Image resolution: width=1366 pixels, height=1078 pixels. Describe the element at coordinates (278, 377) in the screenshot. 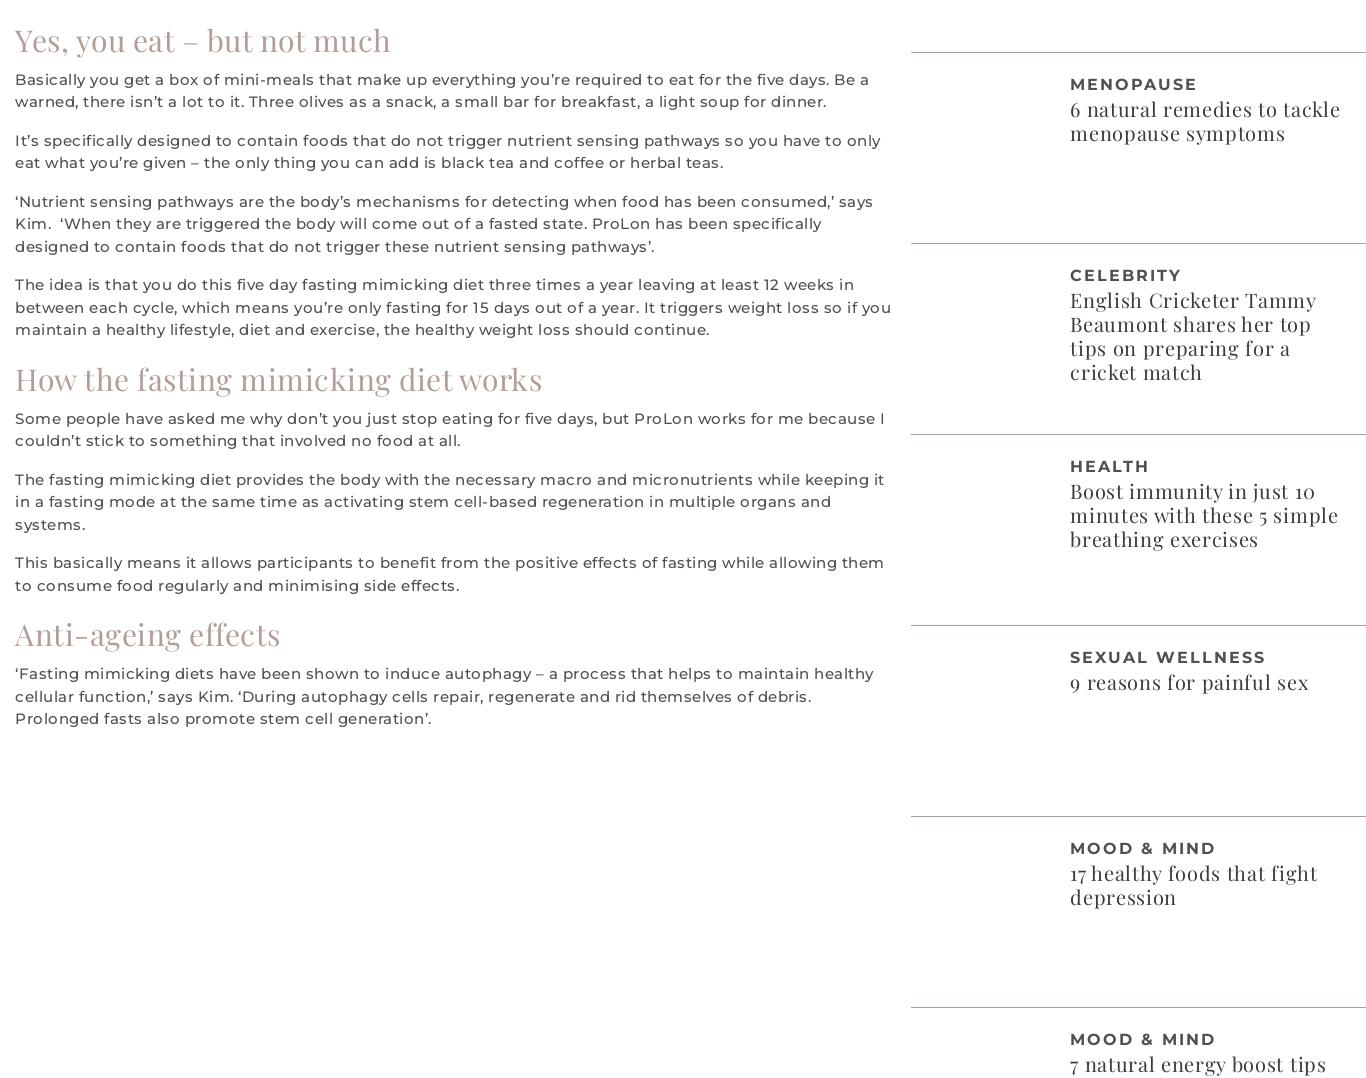

I see `'How the fasting mimicking diet works'` at that location.